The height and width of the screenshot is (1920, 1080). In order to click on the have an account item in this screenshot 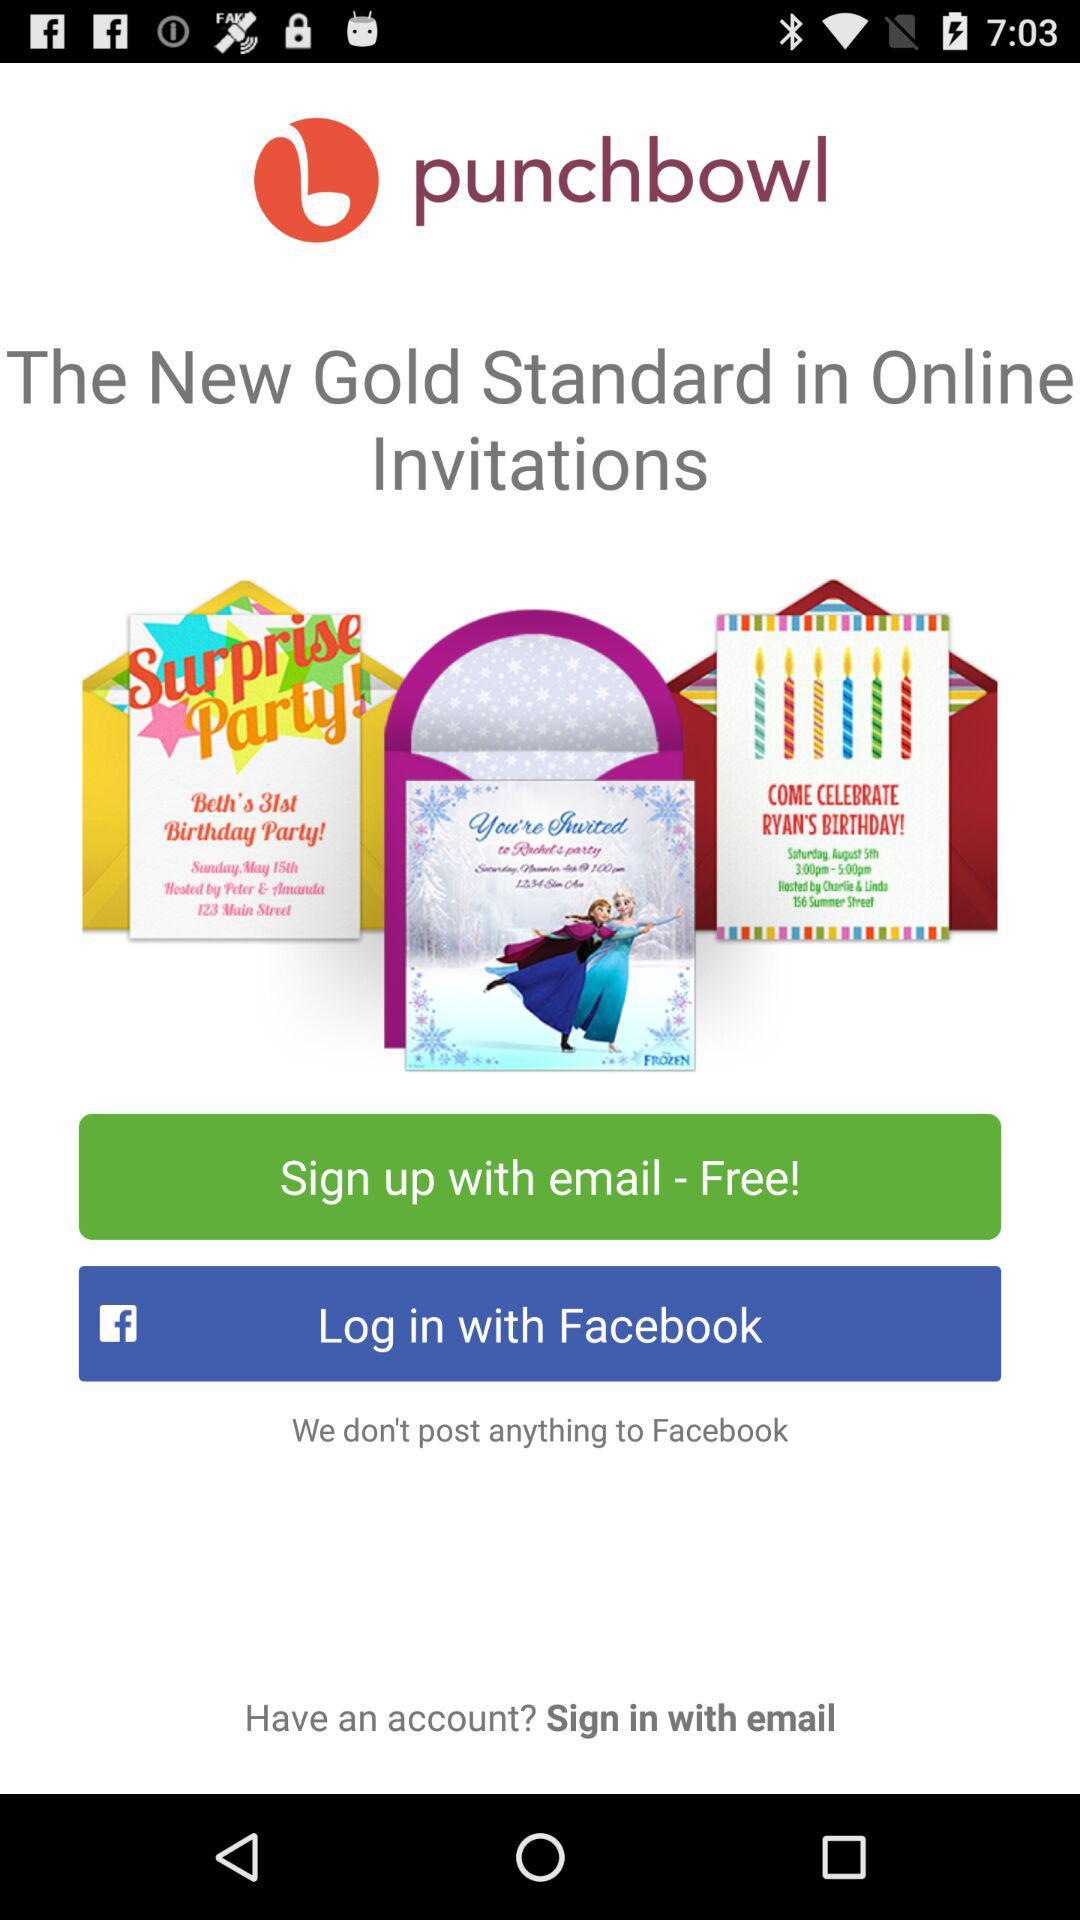, I will do `click(540, 1715)`.